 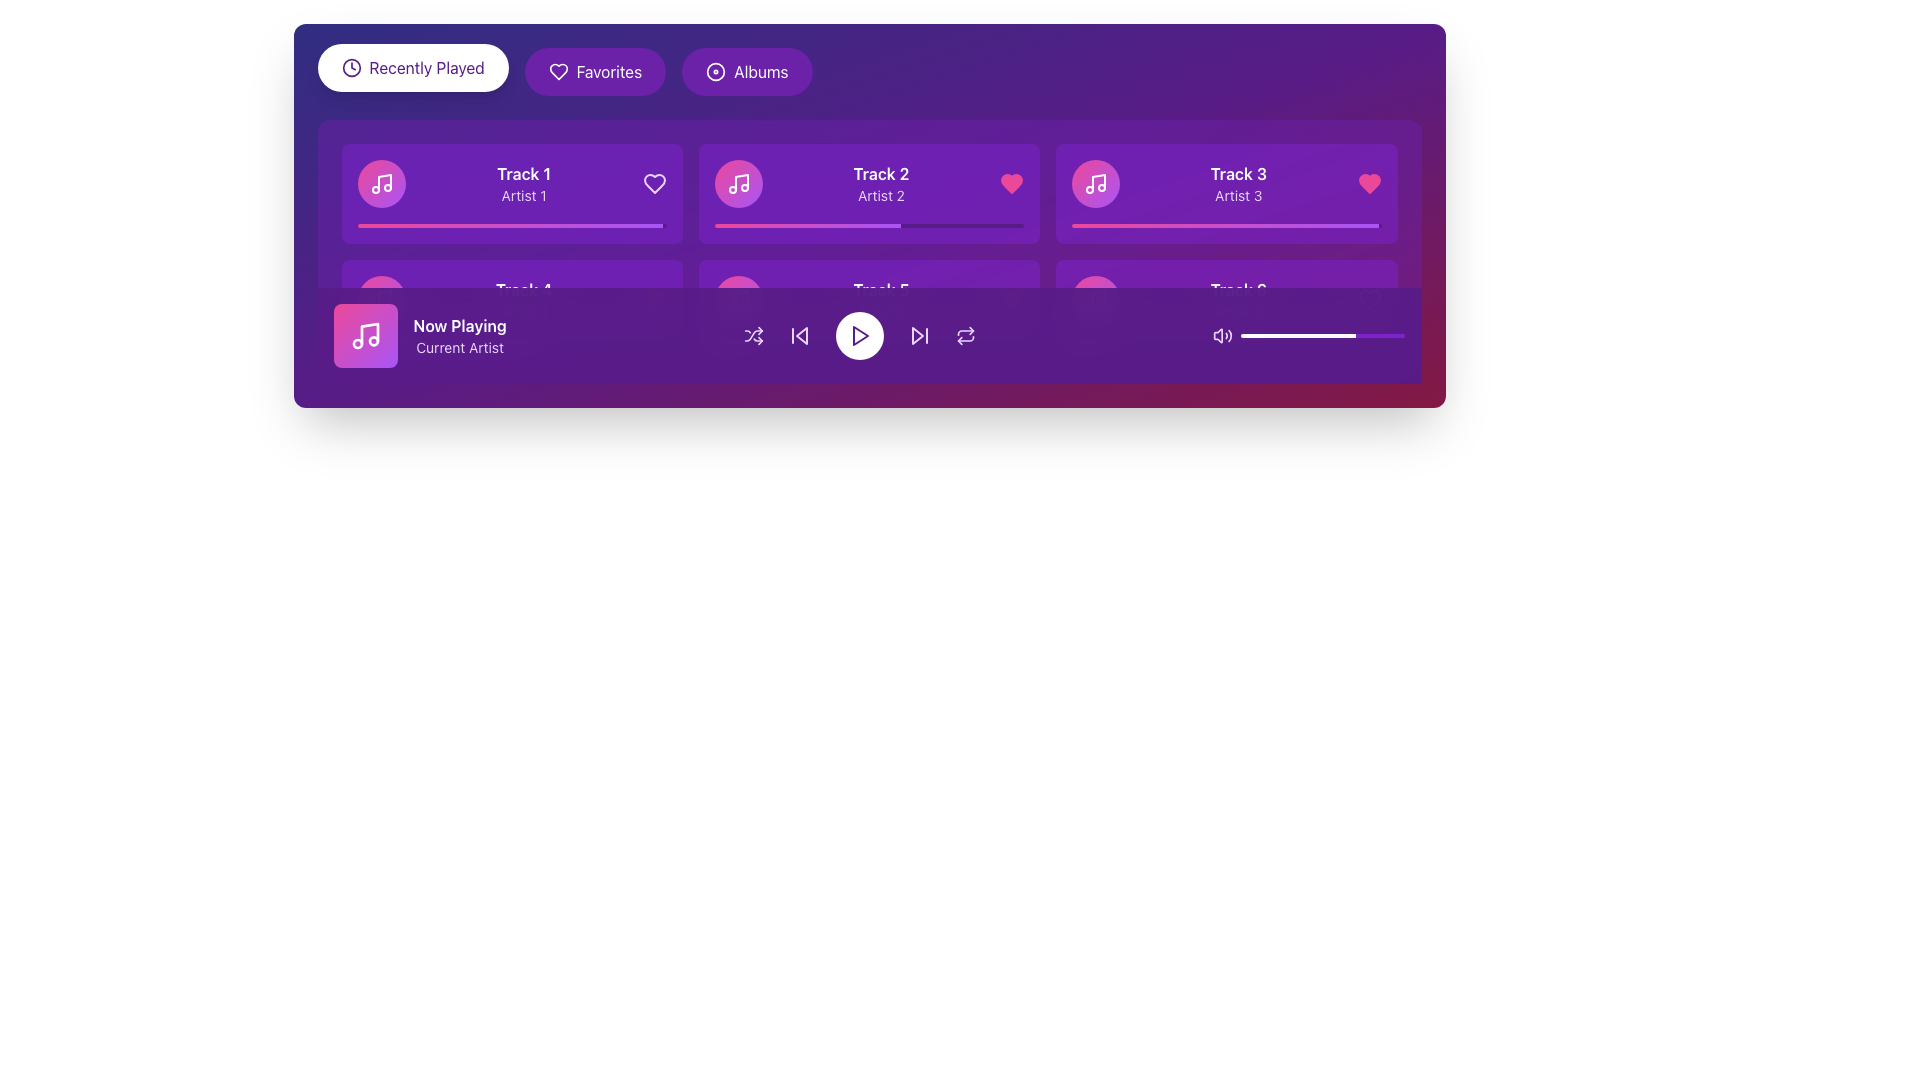 I want to click on the 'Now Playing' text label, which is displayed in bold white font on a purple background, located within the playback controls bar to the right of a music icon, so click(x=459, y=325).